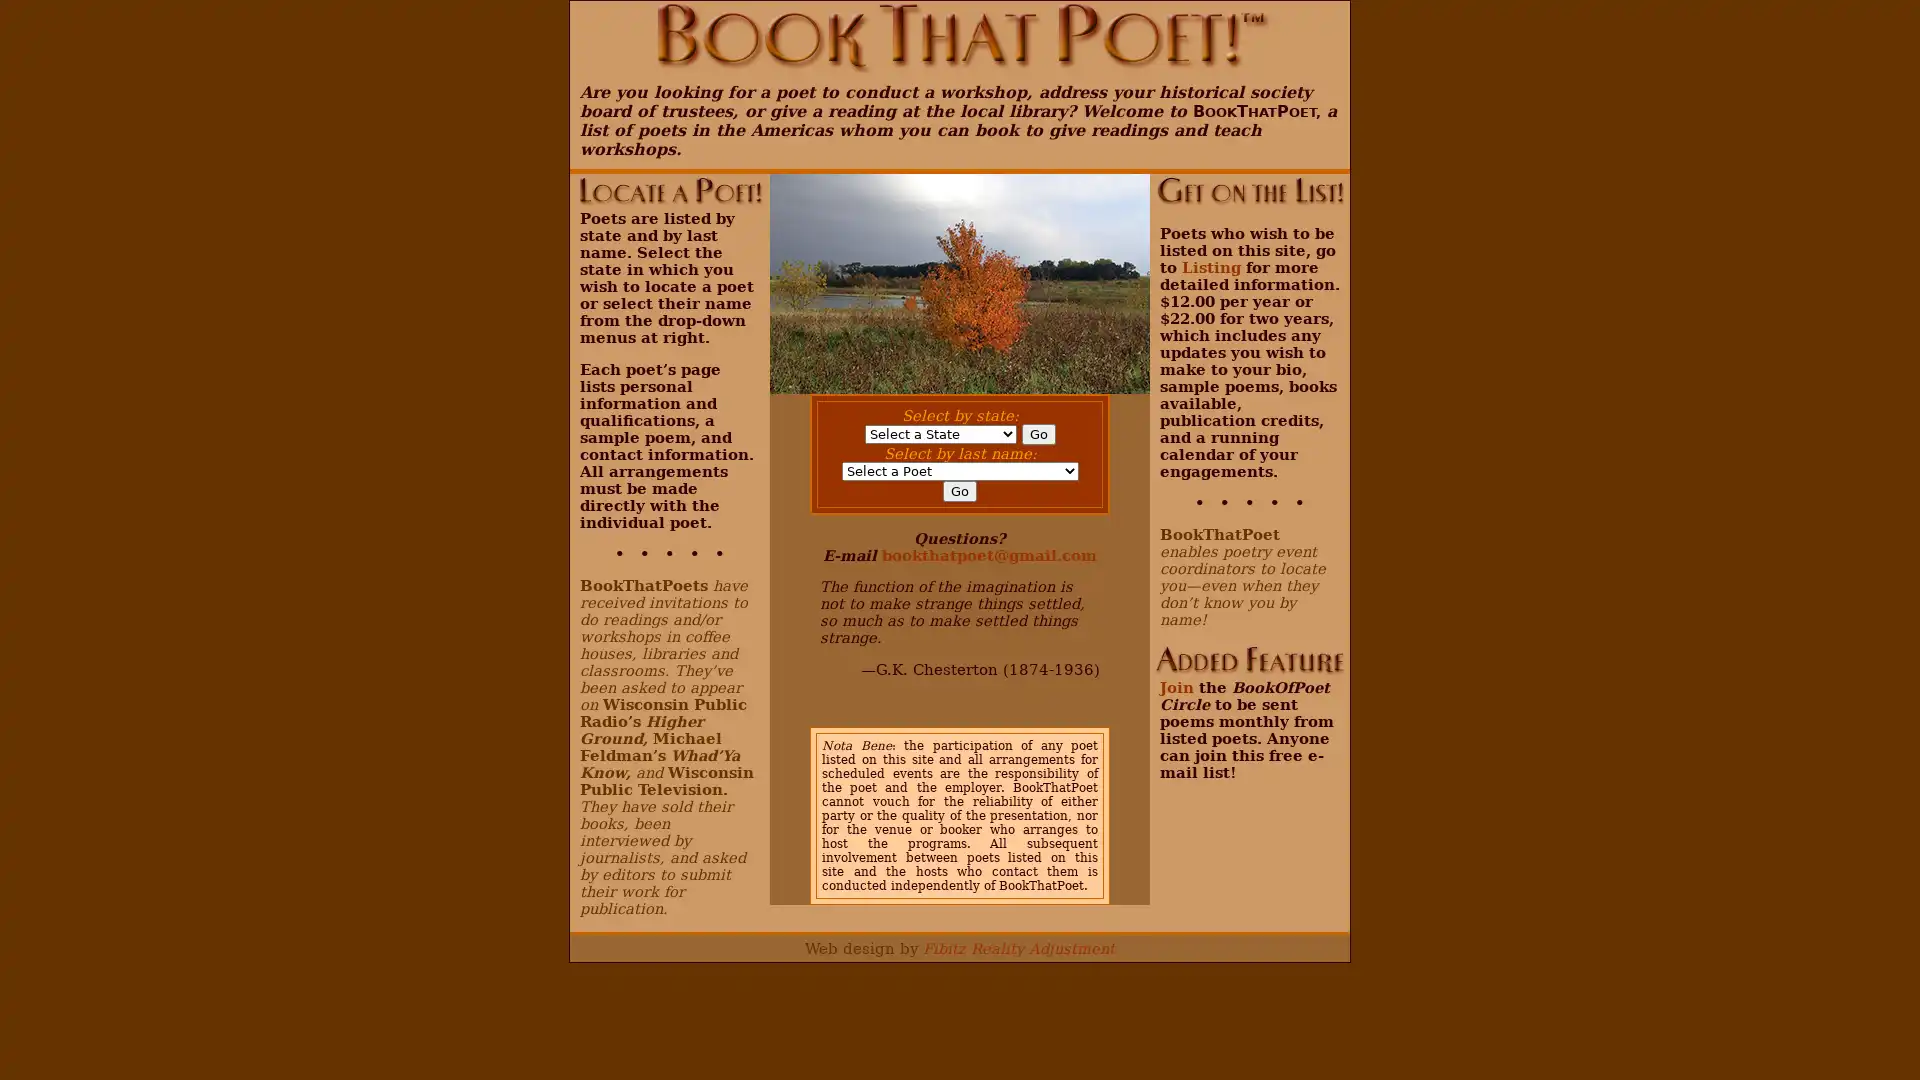 This screenshot has height=1080, width=1920. I want to click on Go, so click(1037, 433).